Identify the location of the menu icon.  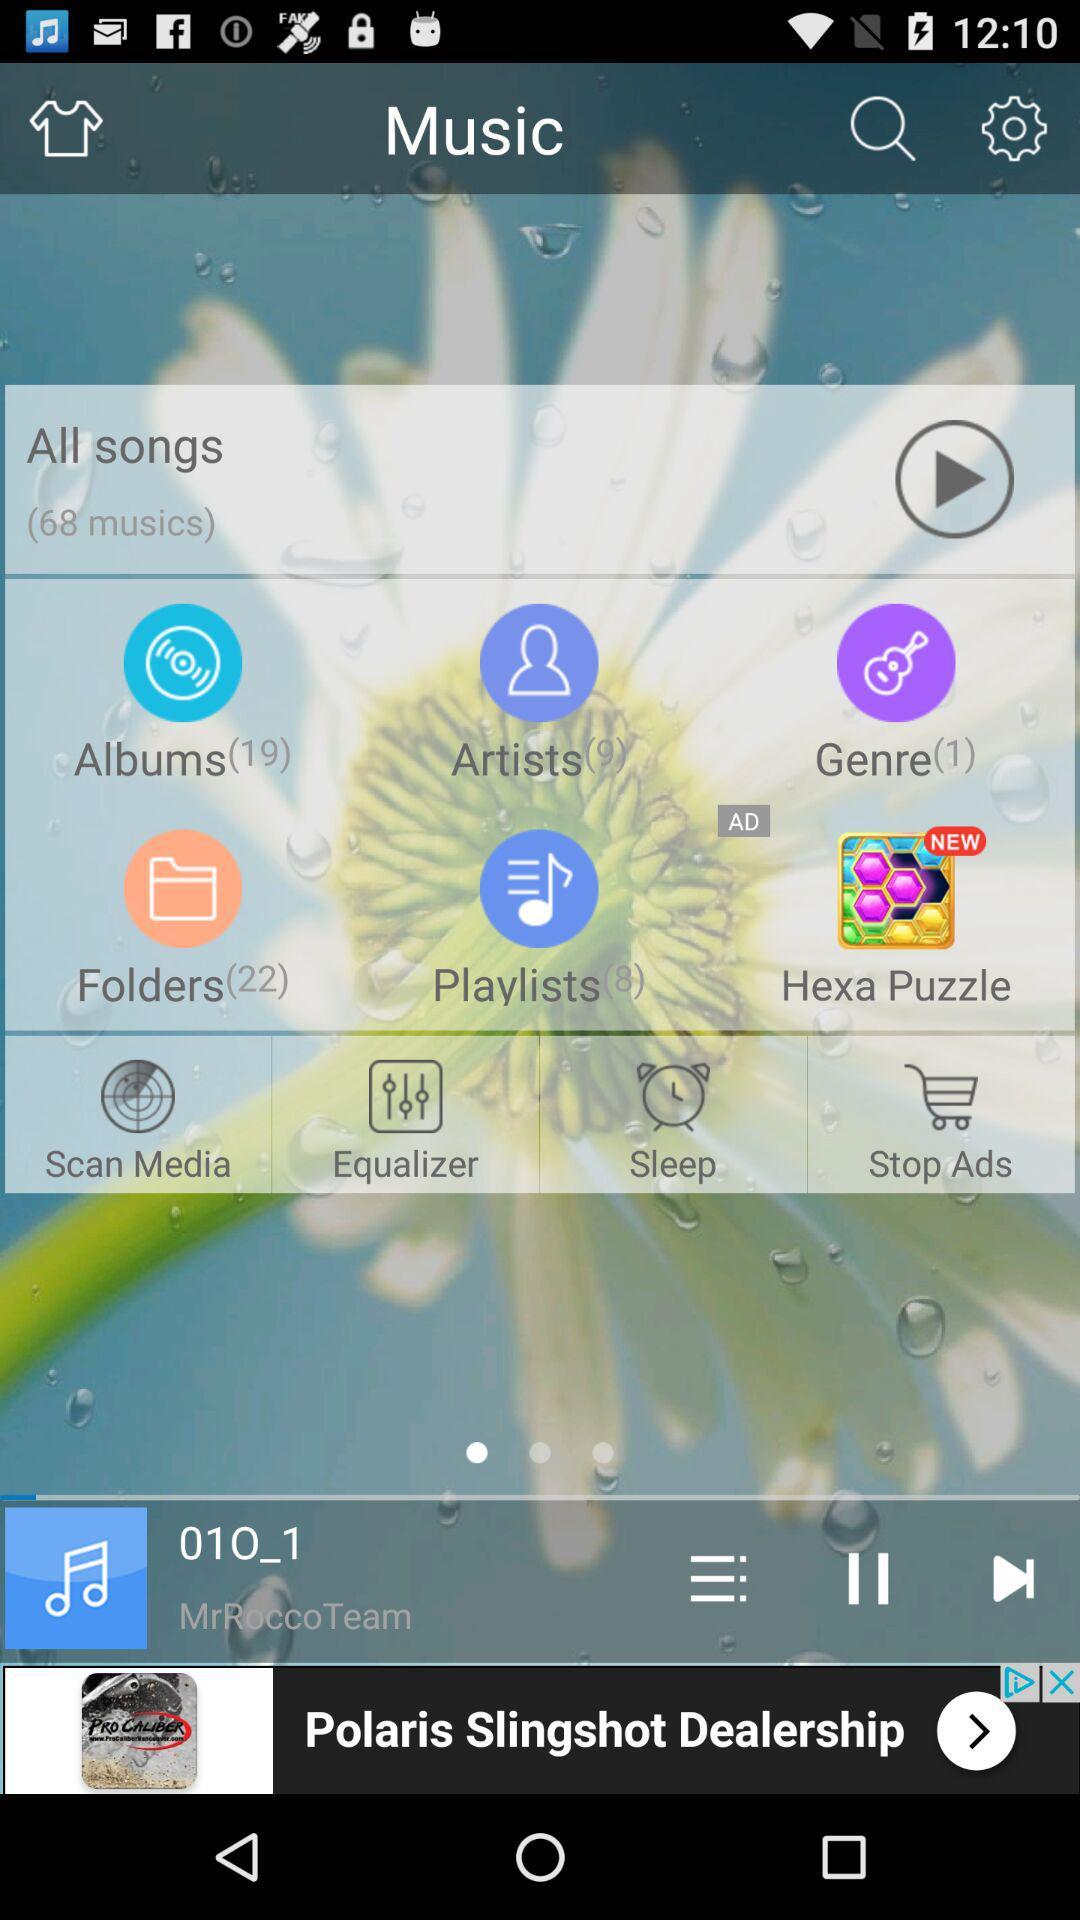
(717, 1688).